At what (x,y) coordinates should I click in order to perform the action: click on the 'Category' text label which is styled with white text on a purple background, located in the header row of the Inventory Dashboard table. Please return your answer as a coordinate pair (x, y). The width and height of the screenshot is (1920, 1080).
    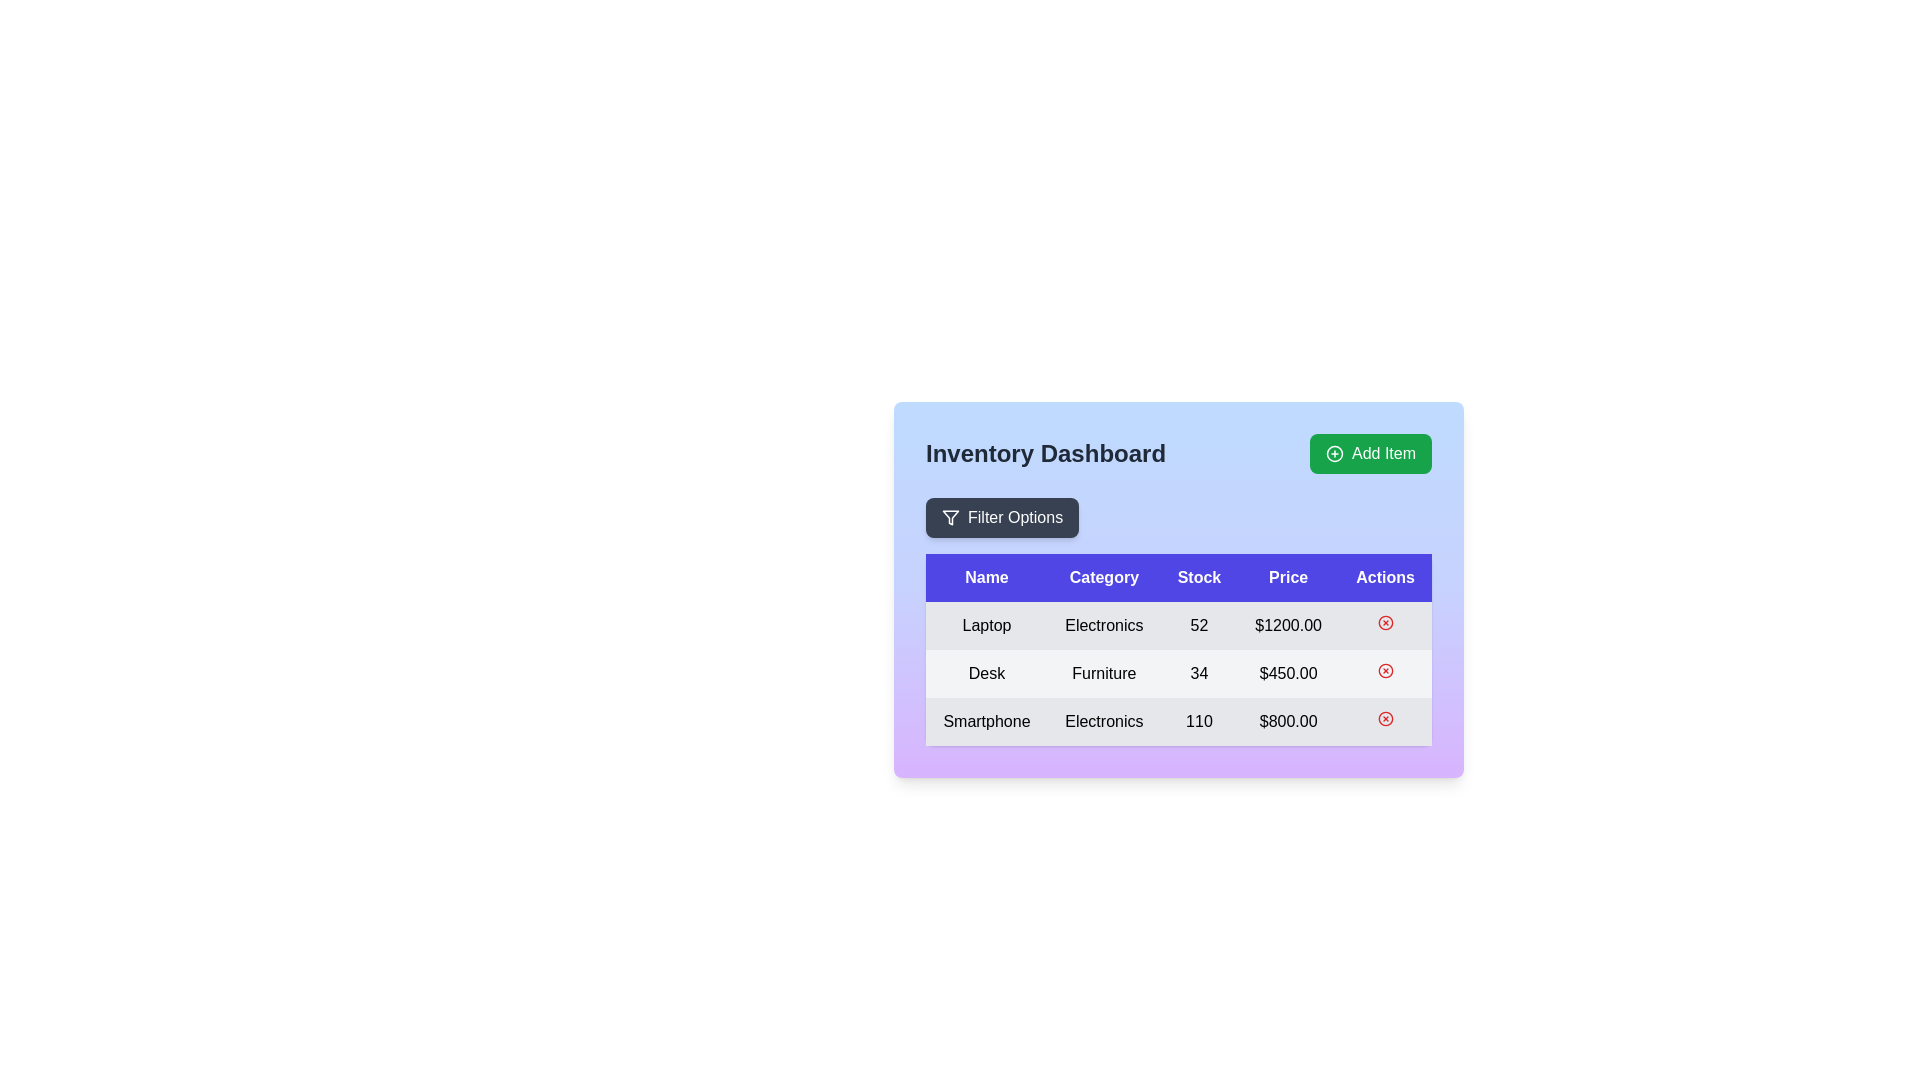
    Looking at the image, I should click on (1103, 578).